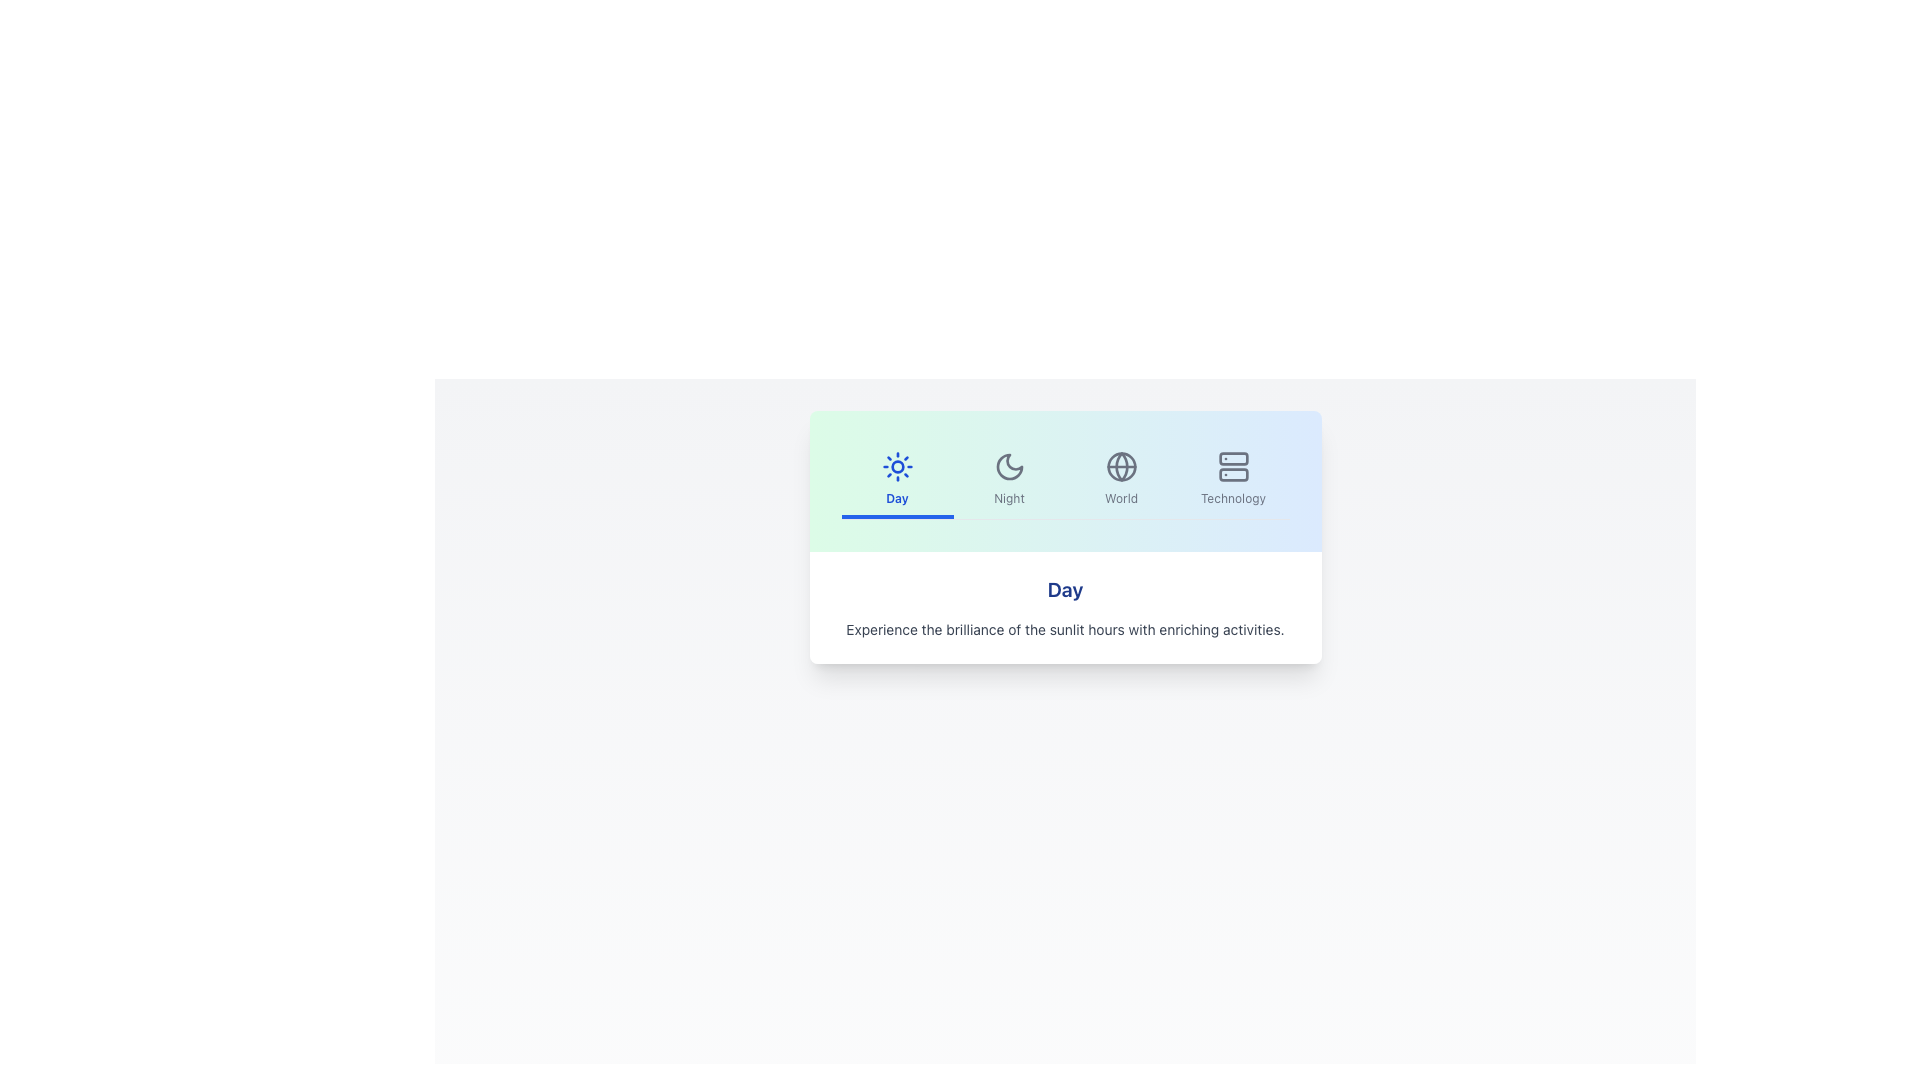 The image size is (1920, 1080). I want to click on the text element displaying 'World', which is located below a globe icon in a horizontal menu of four options, so click(1121, 497).